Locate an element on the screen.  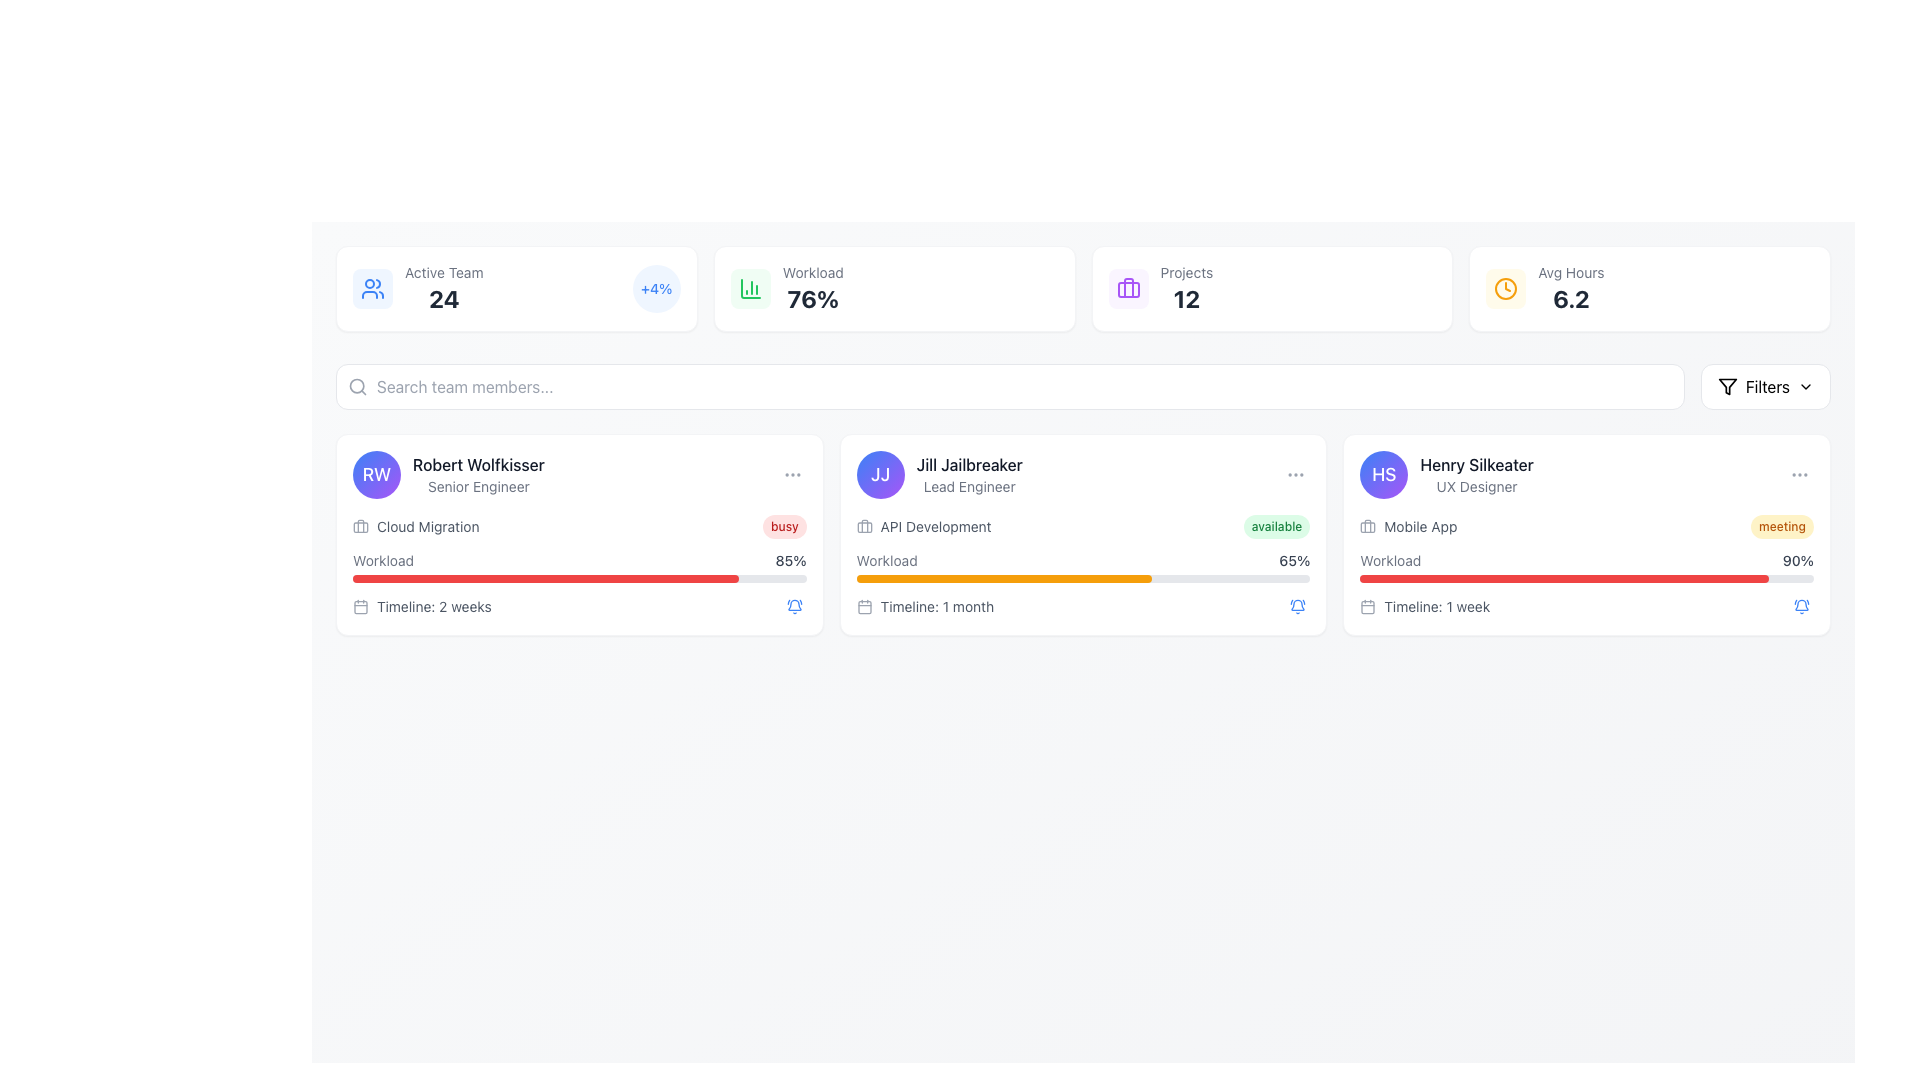
the funnel SVG icon located at the top-right corner of the interface is located at coordinates (1726, 386).